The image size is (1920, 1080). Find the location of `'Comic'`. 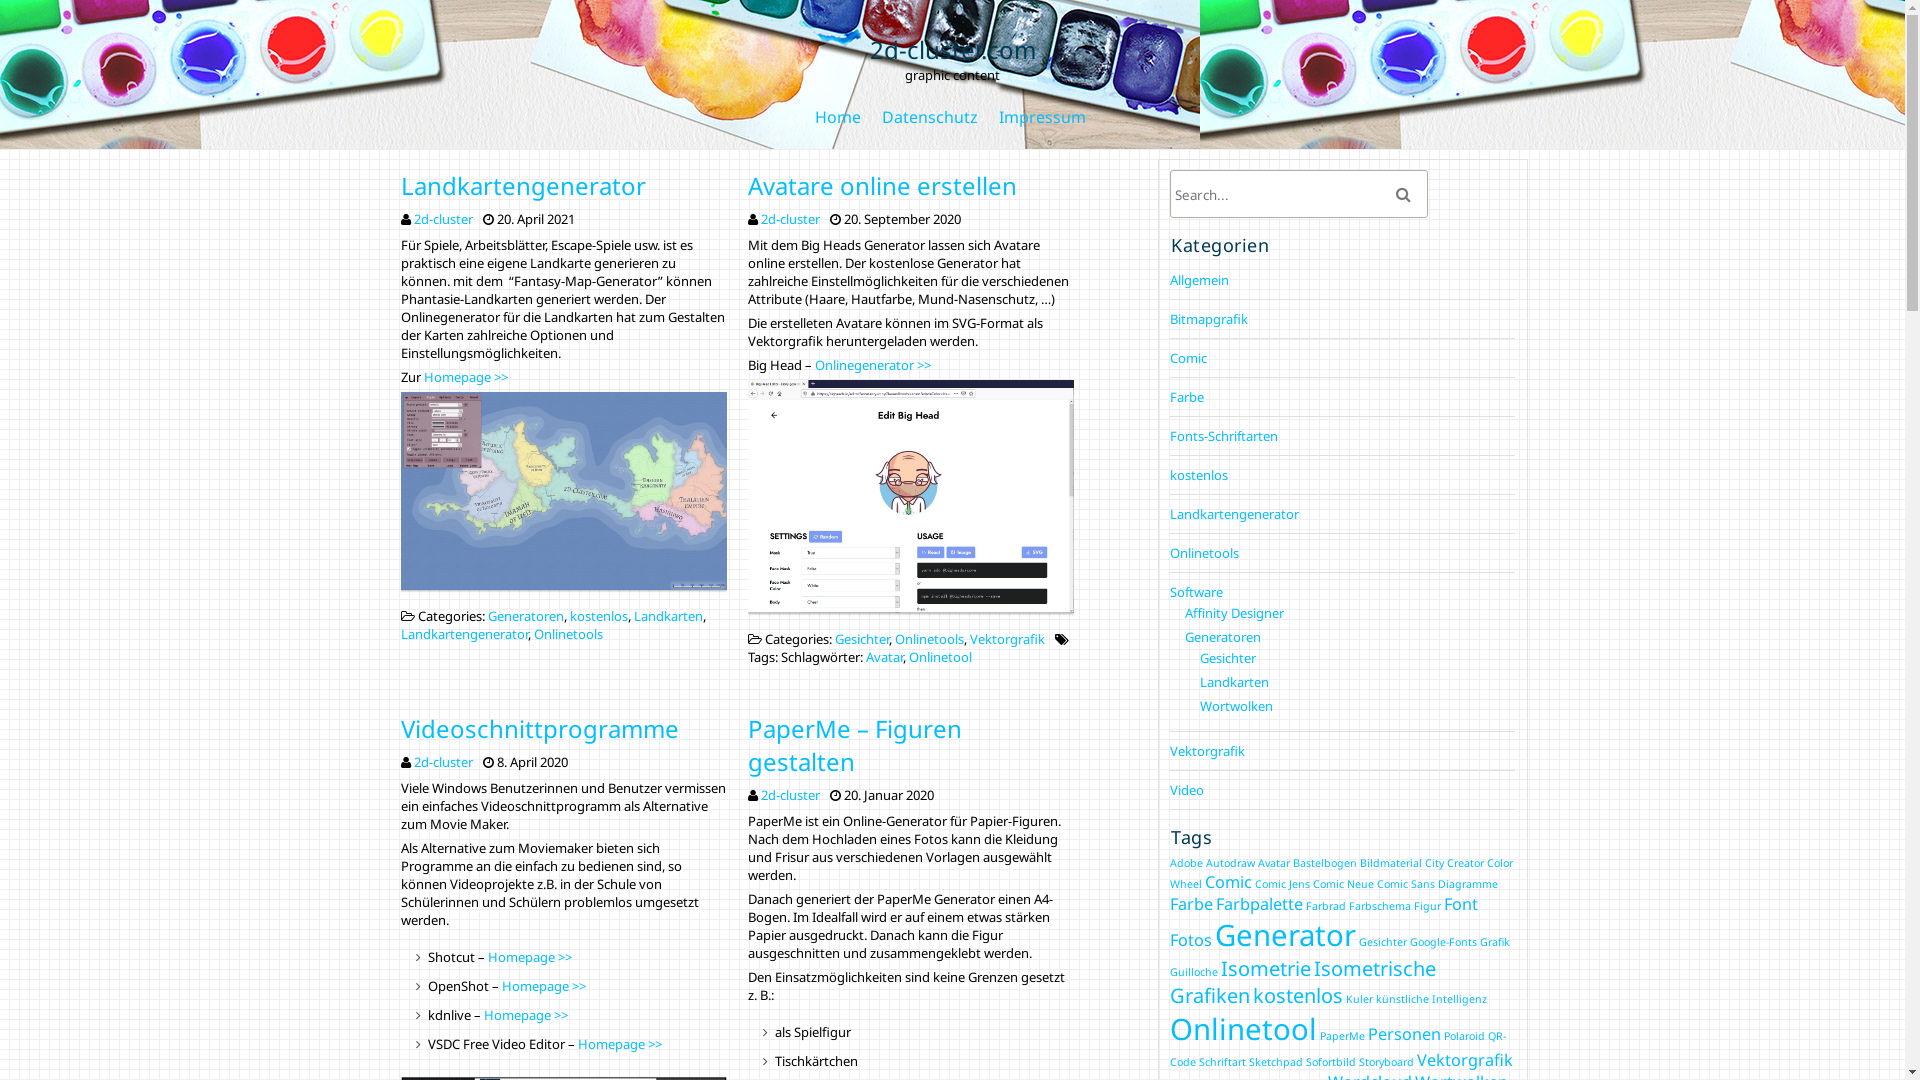

'Comic' is located at coordinates (1188, 357).